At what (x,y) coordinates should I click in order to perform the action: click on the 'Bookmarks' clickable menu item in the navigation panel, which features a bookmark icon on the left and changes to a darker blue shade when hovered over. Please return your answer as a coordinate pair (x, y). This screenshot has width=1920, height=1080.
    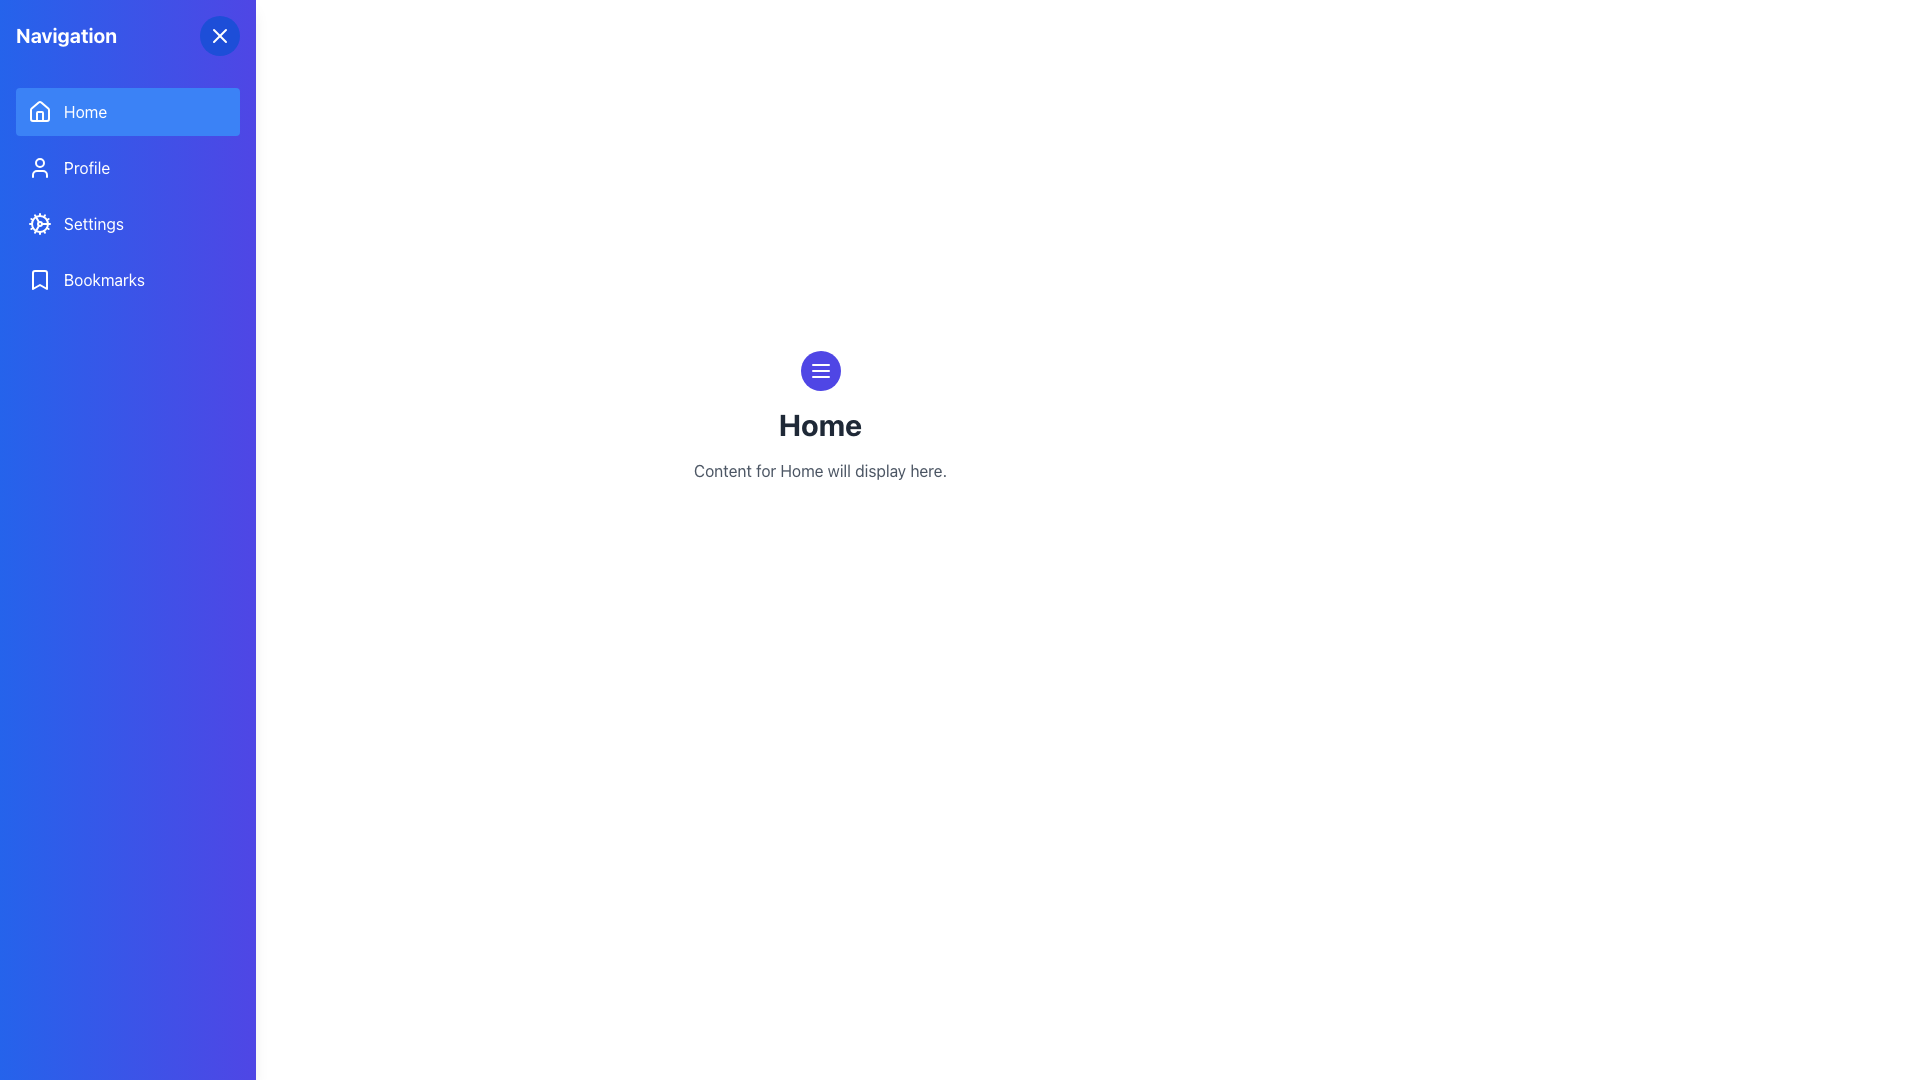
    Looking at the image, I should click on (127, 280).